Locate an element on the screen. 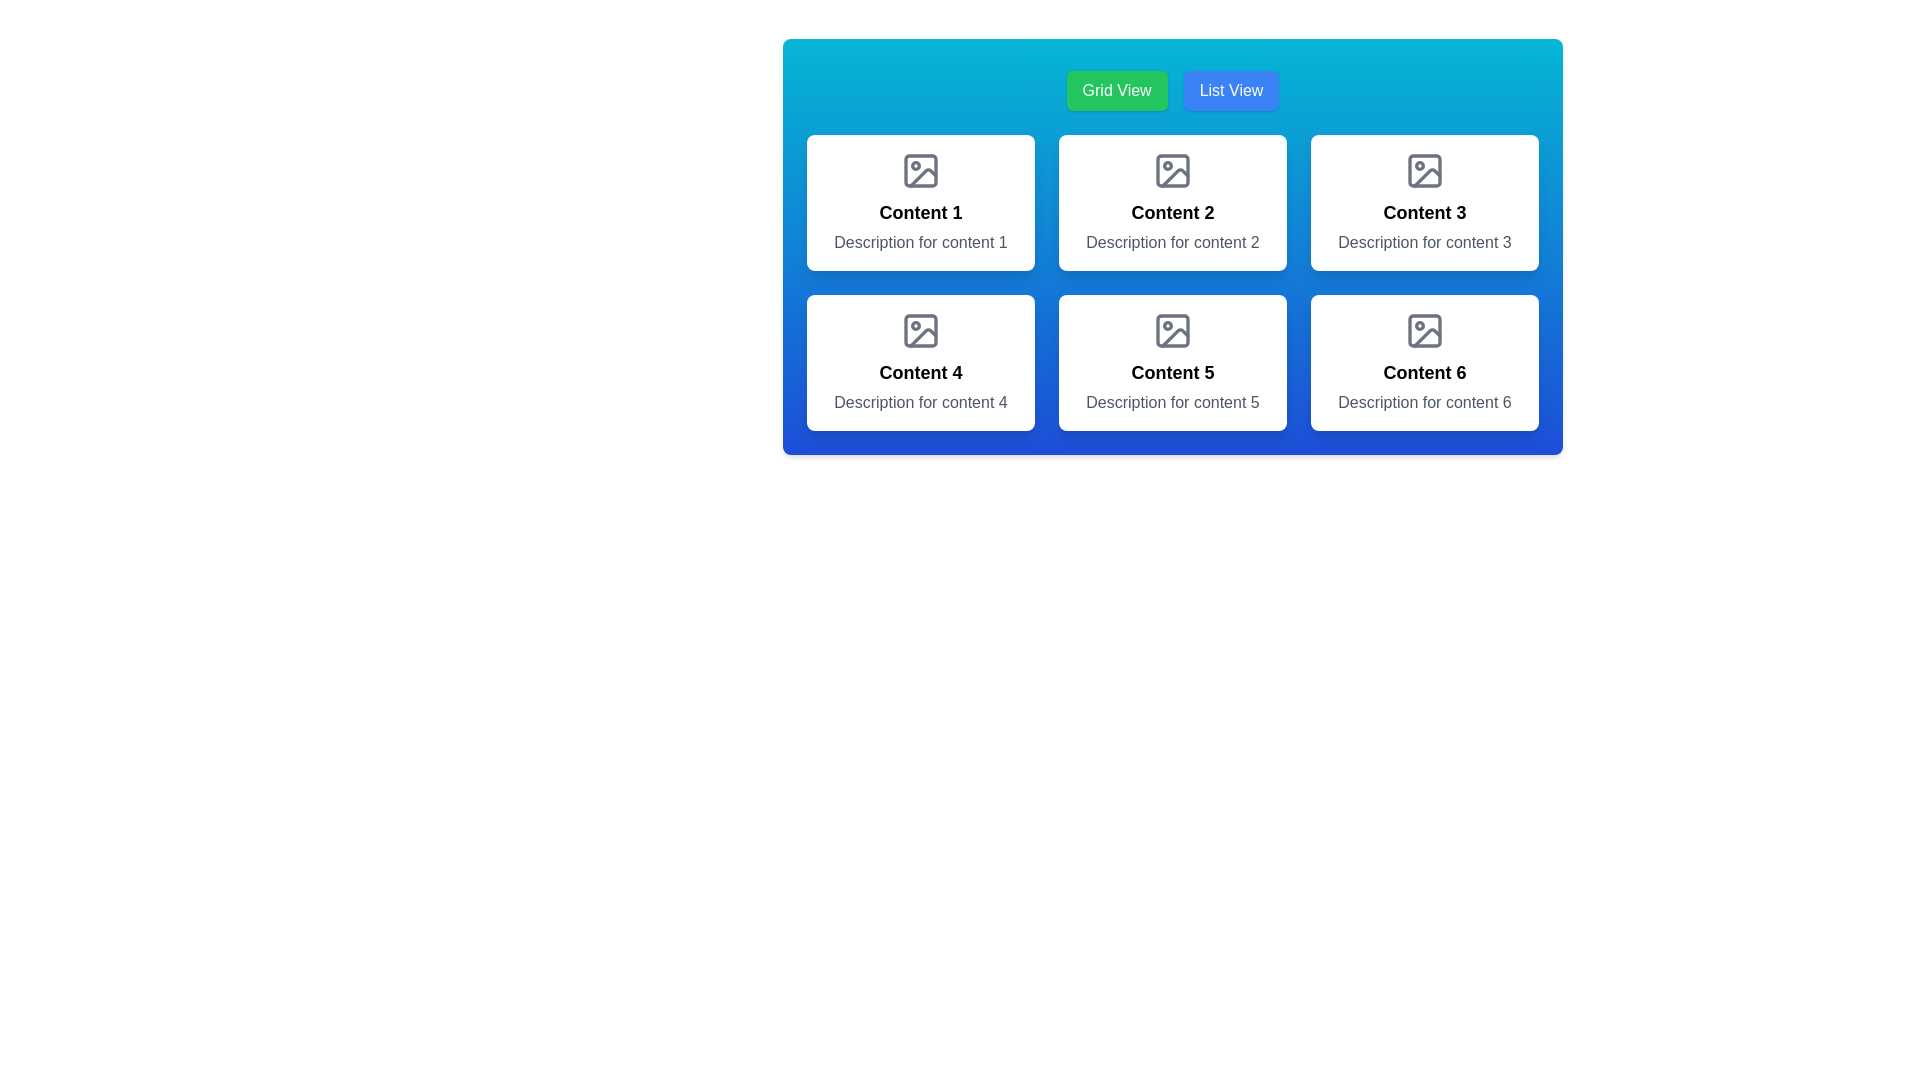  the rectangular icon with rounded corners located in the sixth grid item labeled 'Content 6 Description for content 6' is located at coordinates (1424, 330).